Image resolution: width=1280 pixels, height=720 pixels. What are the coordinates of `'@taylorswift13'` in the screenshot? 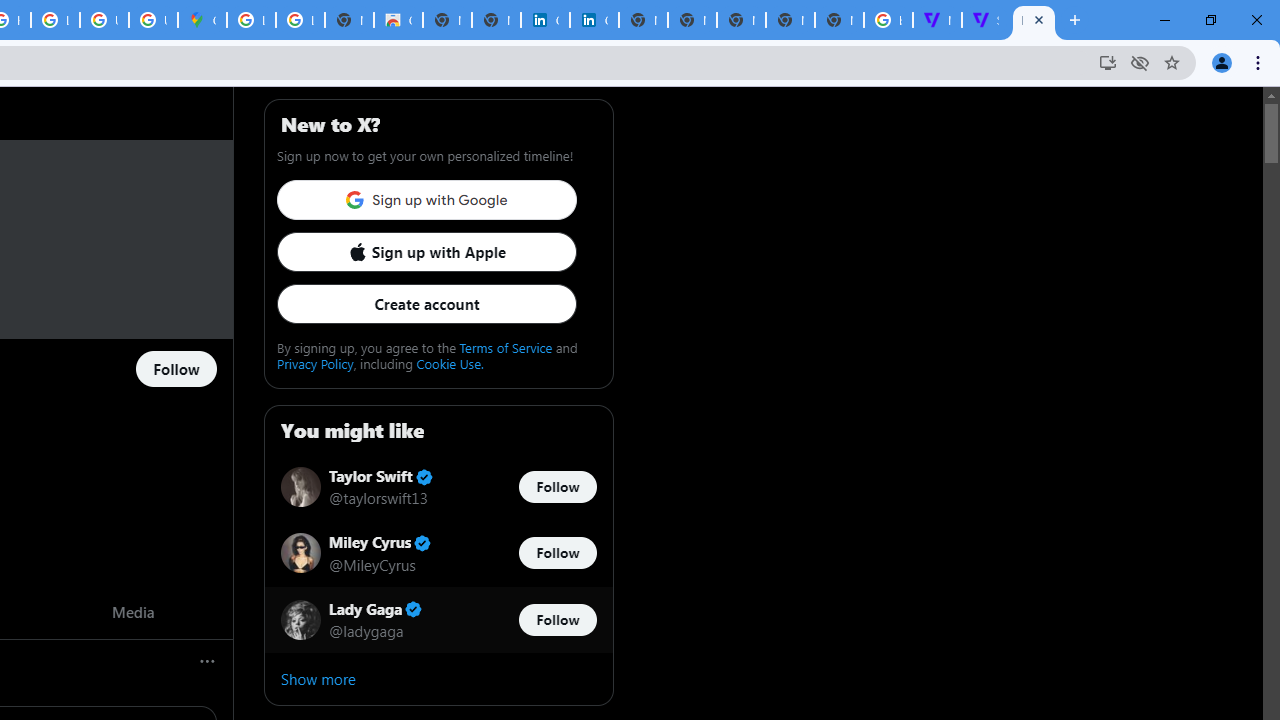 It's located at (378, 497).